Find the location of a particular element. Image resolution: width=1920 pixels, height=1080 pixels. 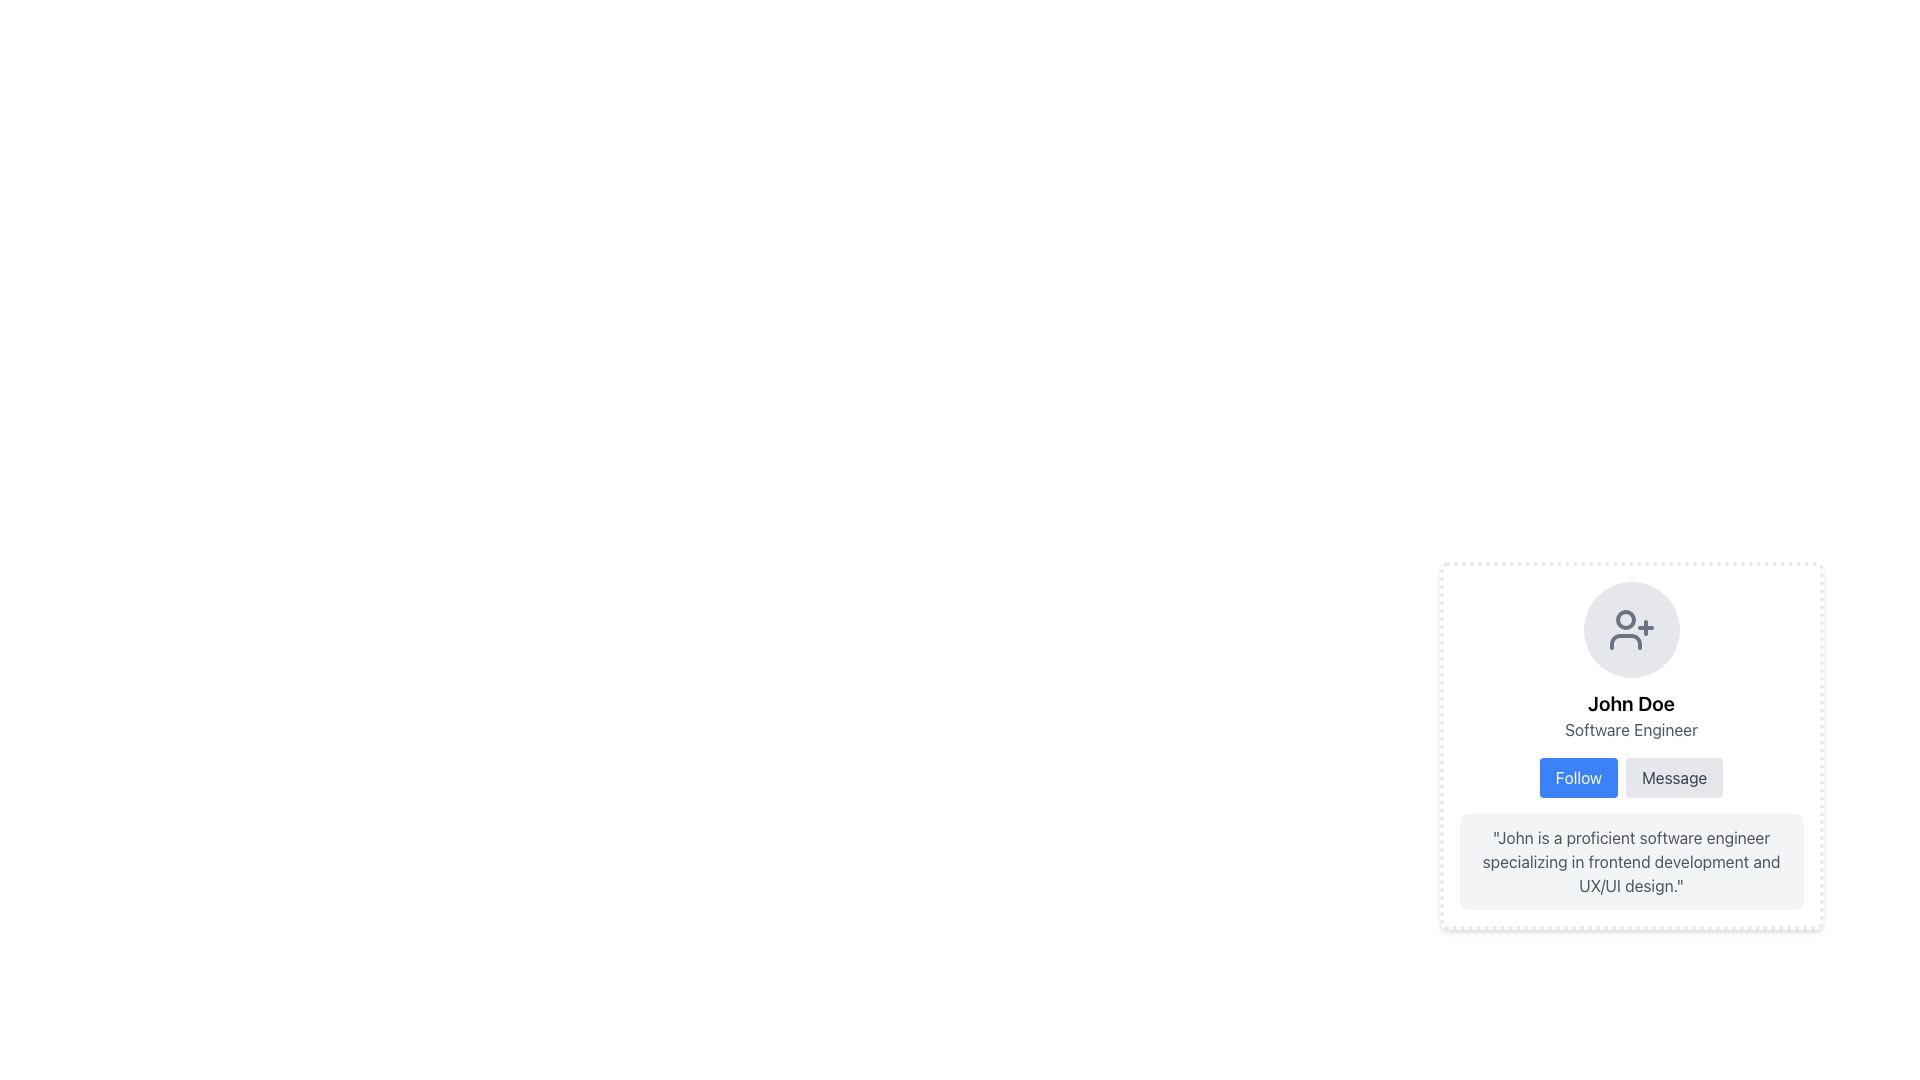

the text block that provides a textual description or brief biography of the individual displayed in the profile card, located at the bottom under the Follow and Message buttons is located at coordinates (1631, 860).